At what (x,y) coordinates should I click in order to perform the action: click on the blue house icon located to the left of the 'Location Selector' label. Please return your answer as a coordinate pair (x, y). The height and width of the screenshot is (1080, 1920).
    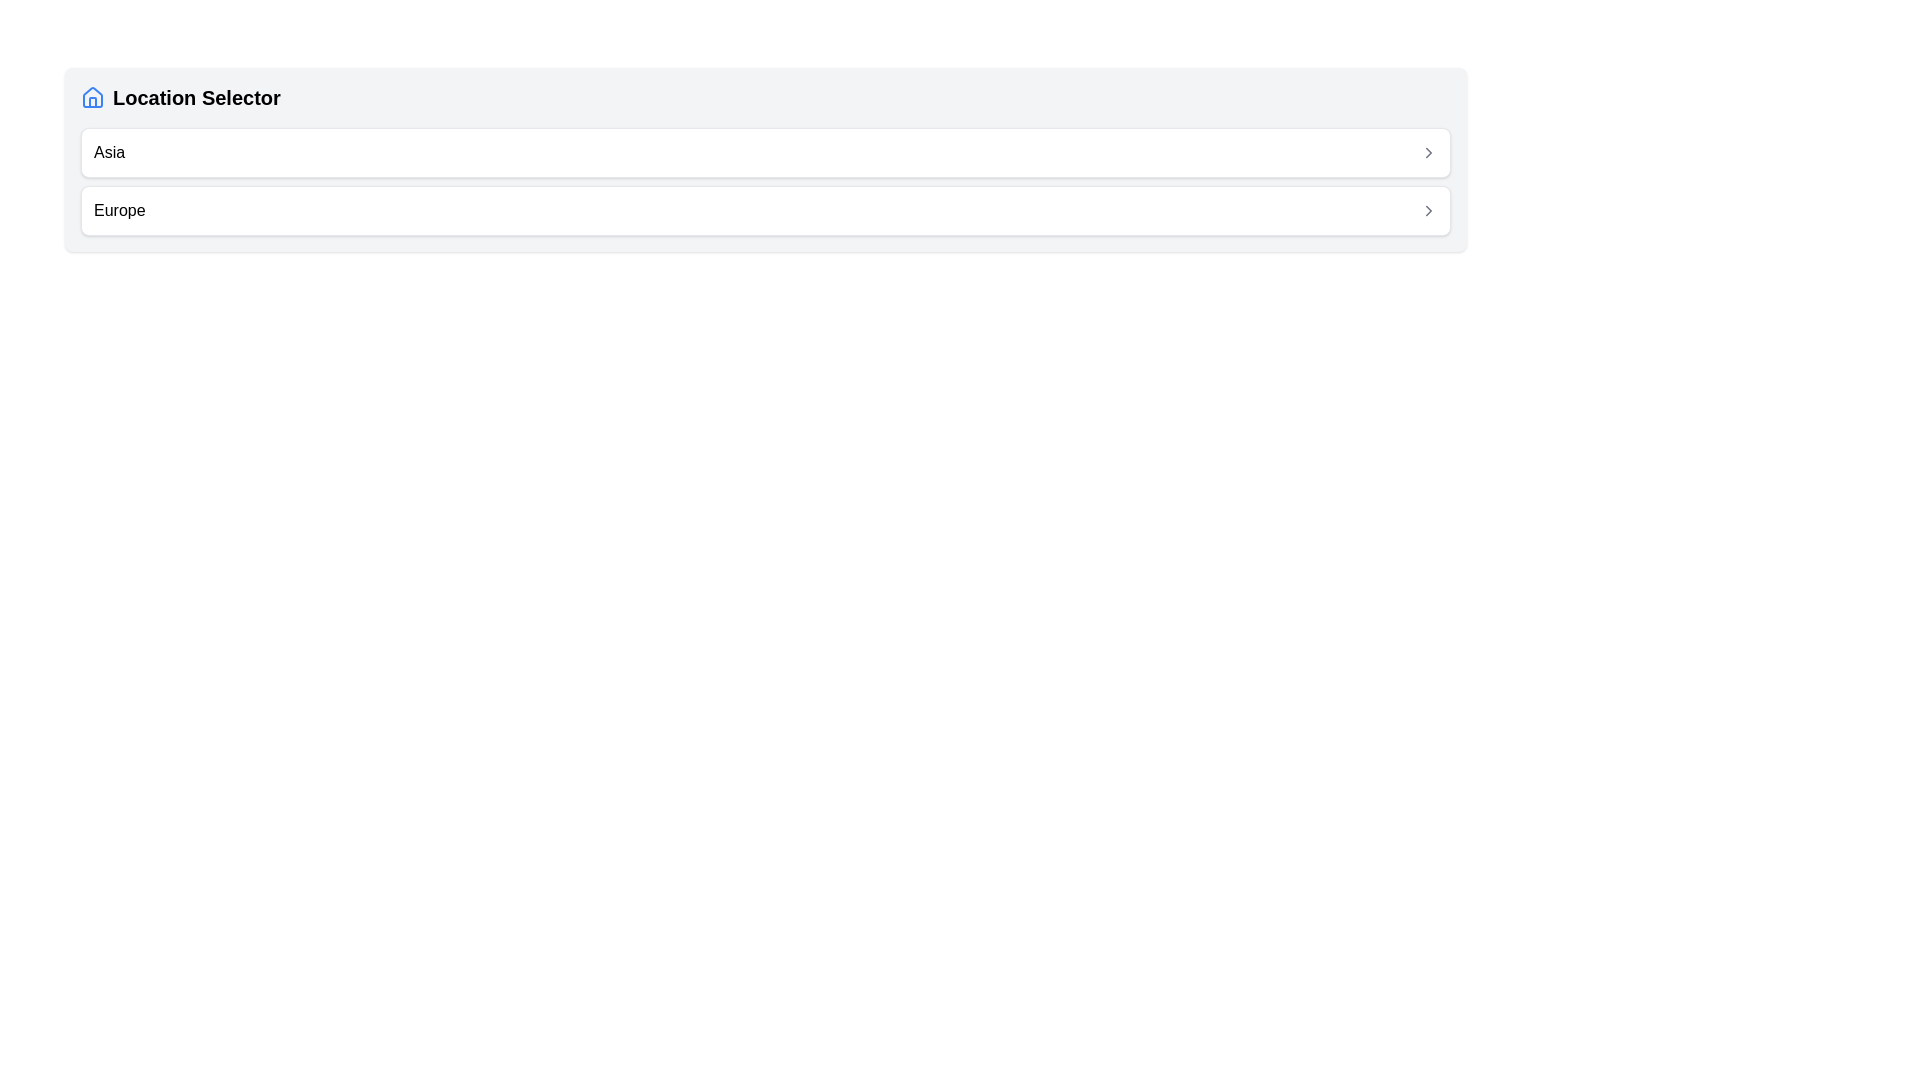
    Looking at the image, I should click on (91, 97).